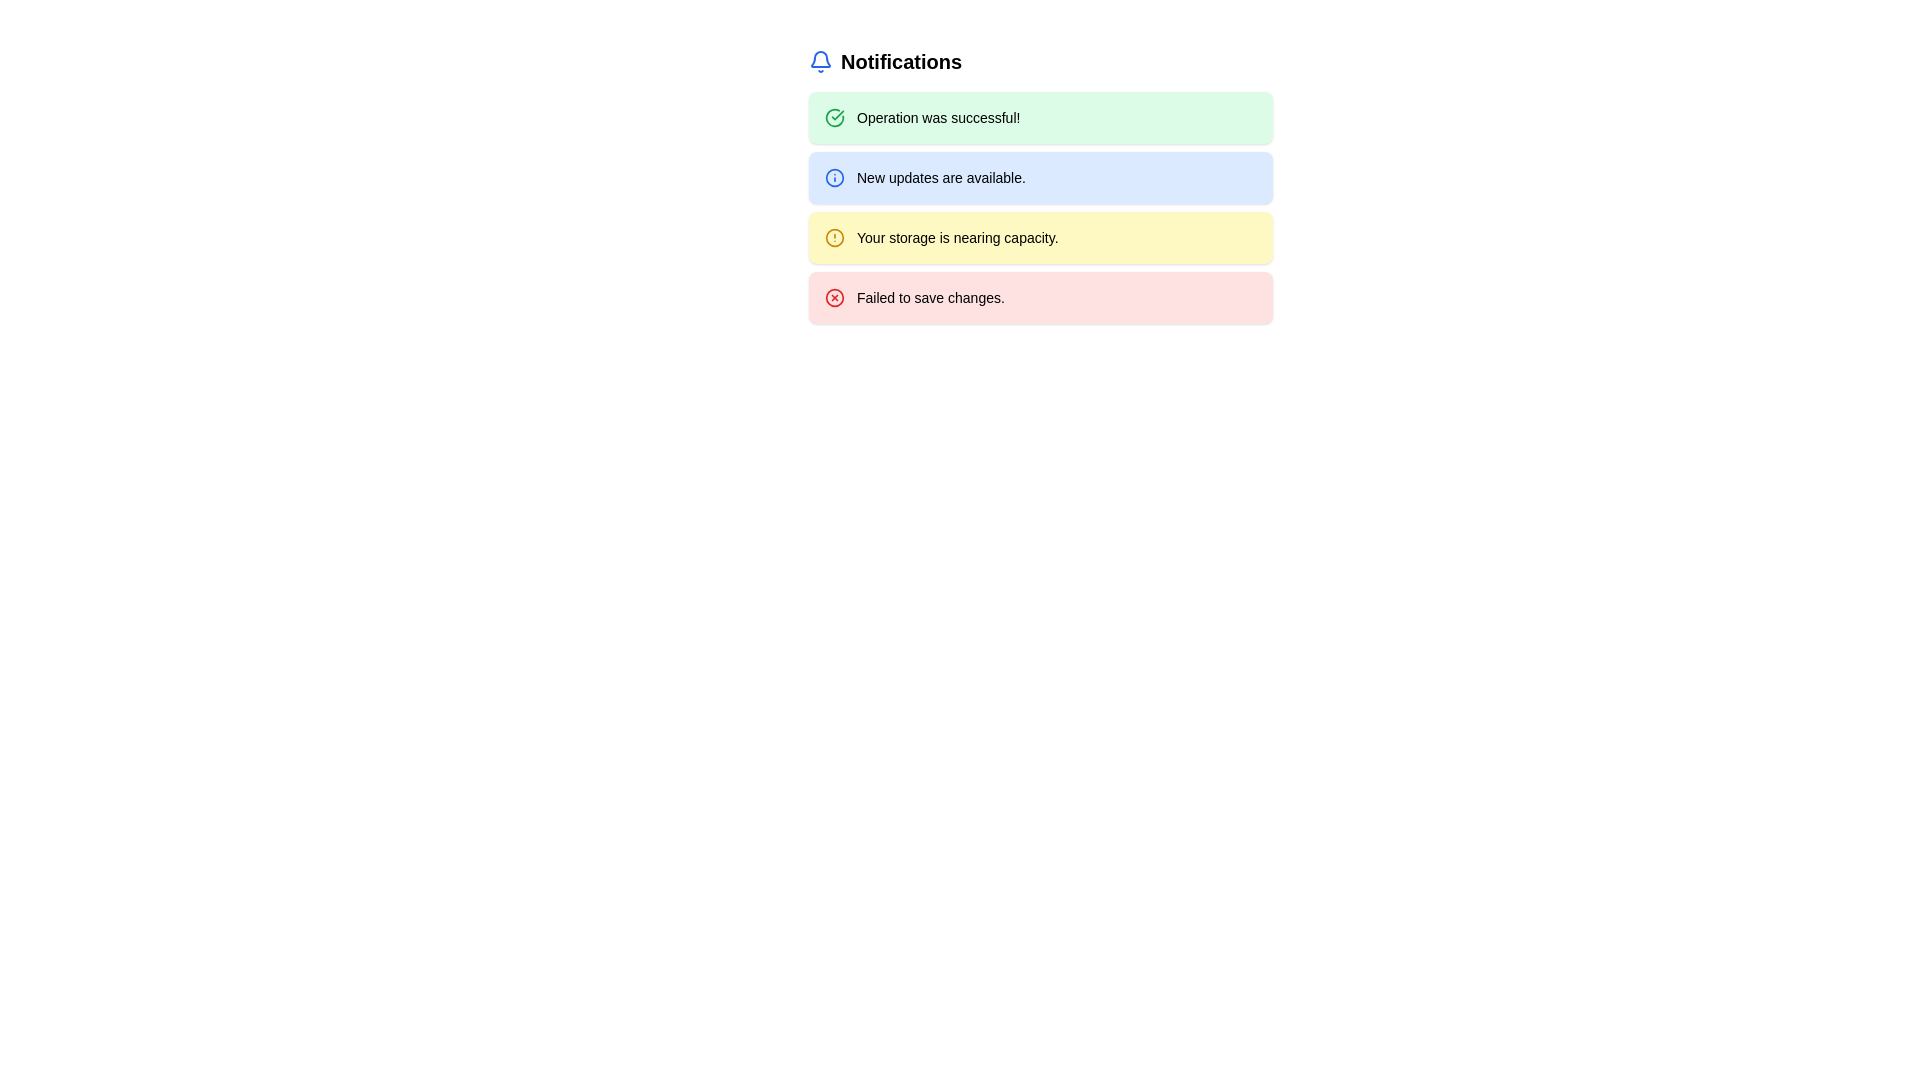  What do you see at coordinates (835, 176) in the screenshot?
I see `the appearance of the circular blue outlined icon located to the left of the text 'New updates are available' in the notification box` at bounding box center [835, 176].